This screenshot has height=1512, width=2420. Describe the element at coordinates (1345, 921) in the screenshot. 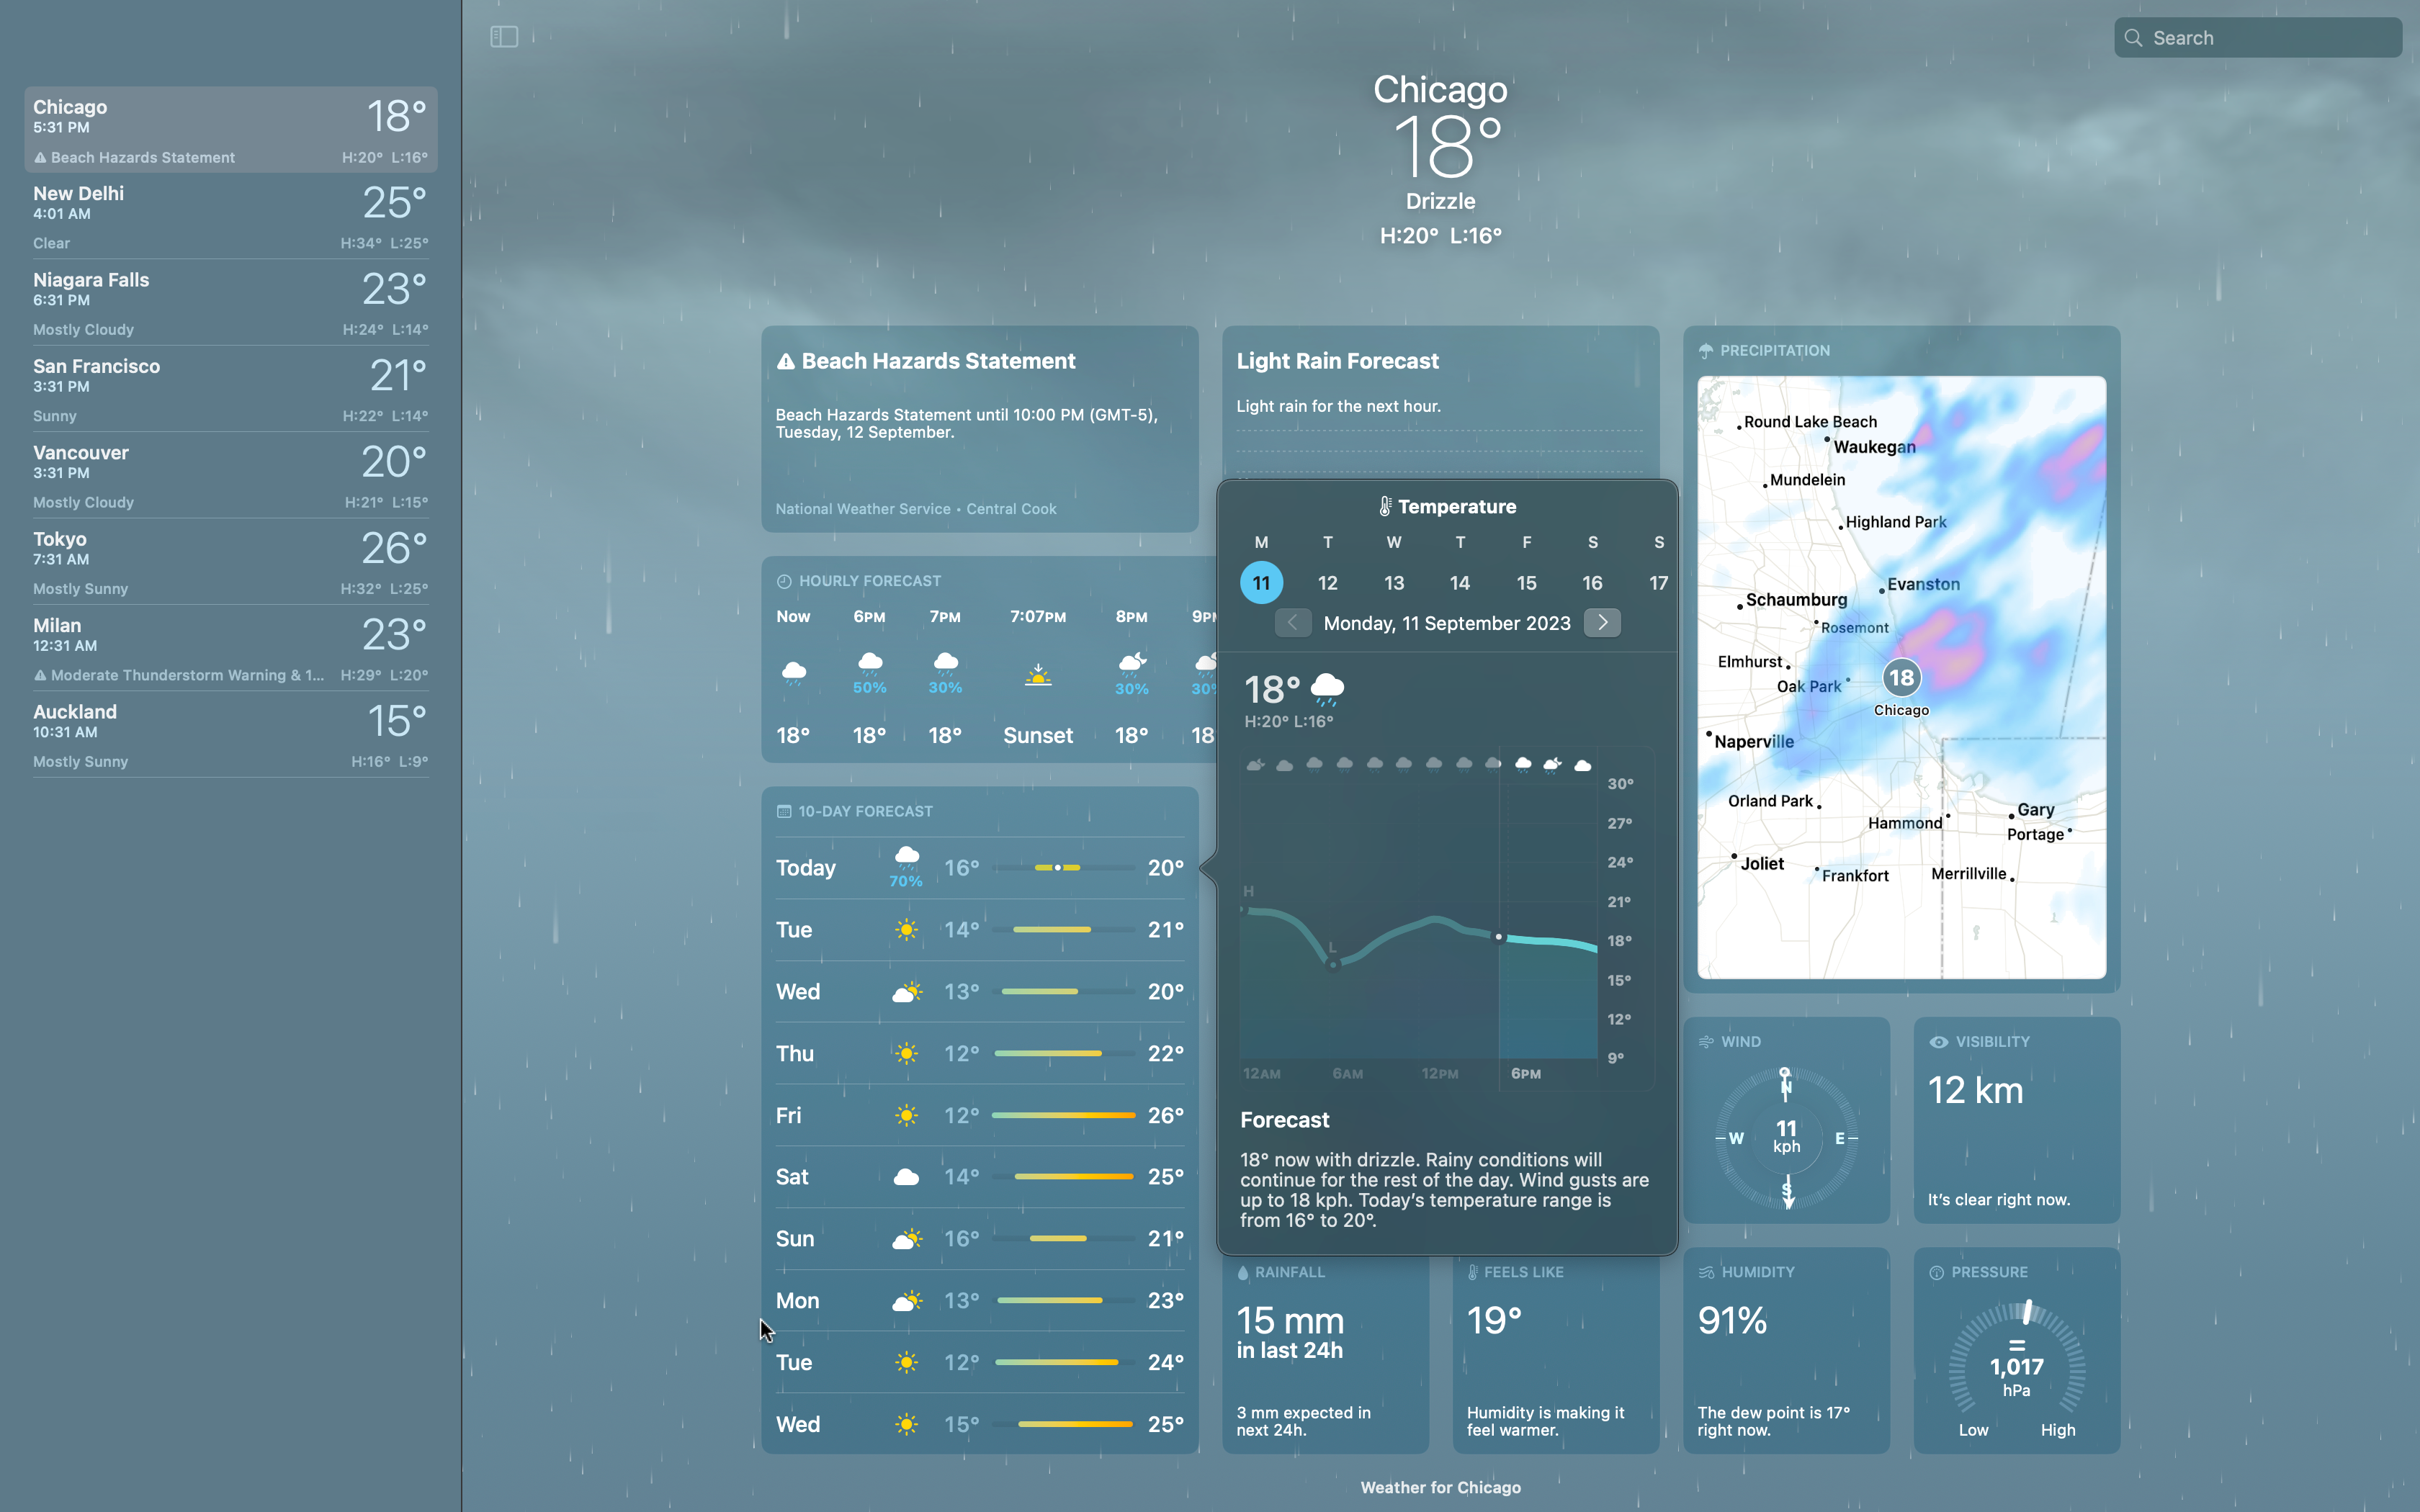

I see `Determine the weather at 6 o"clock in the morning` at that location.